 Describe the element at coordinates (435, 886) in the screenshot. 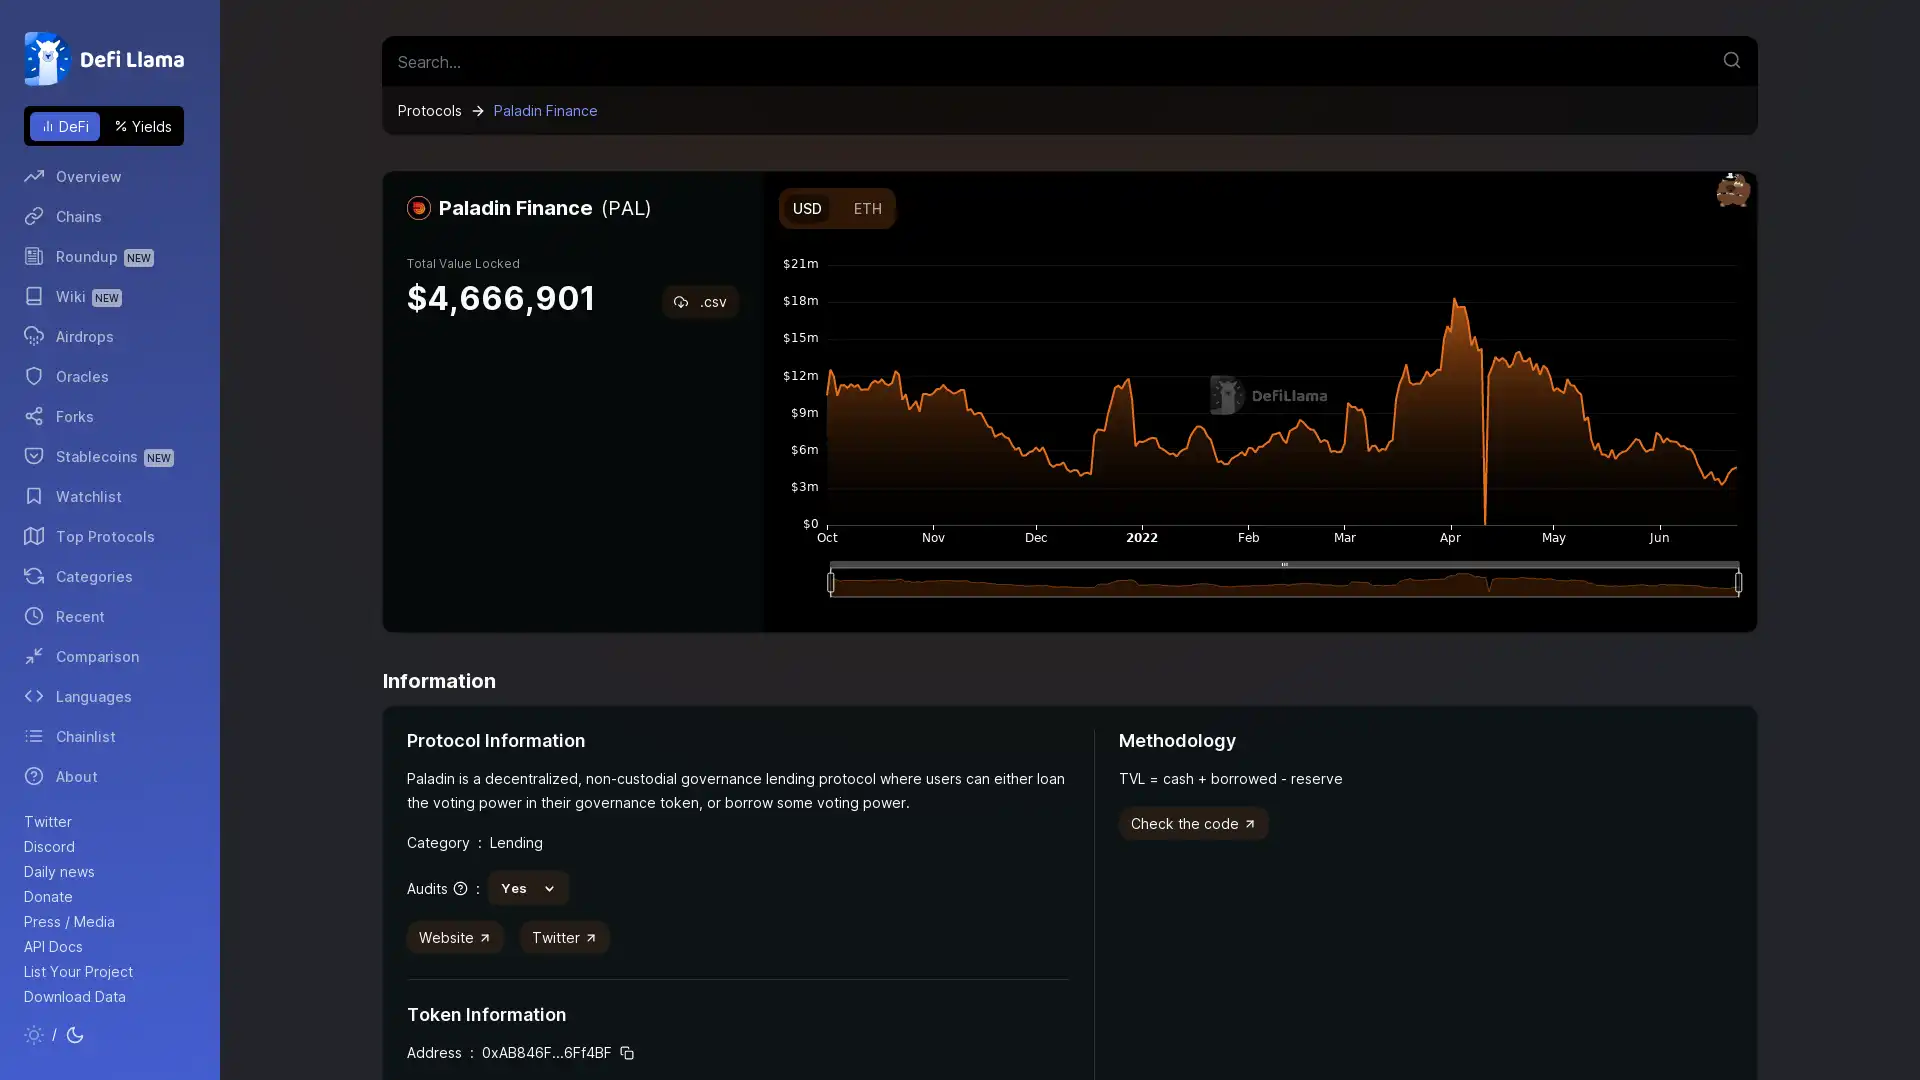

I see `Audits are not a guarantee of security.` at that location.